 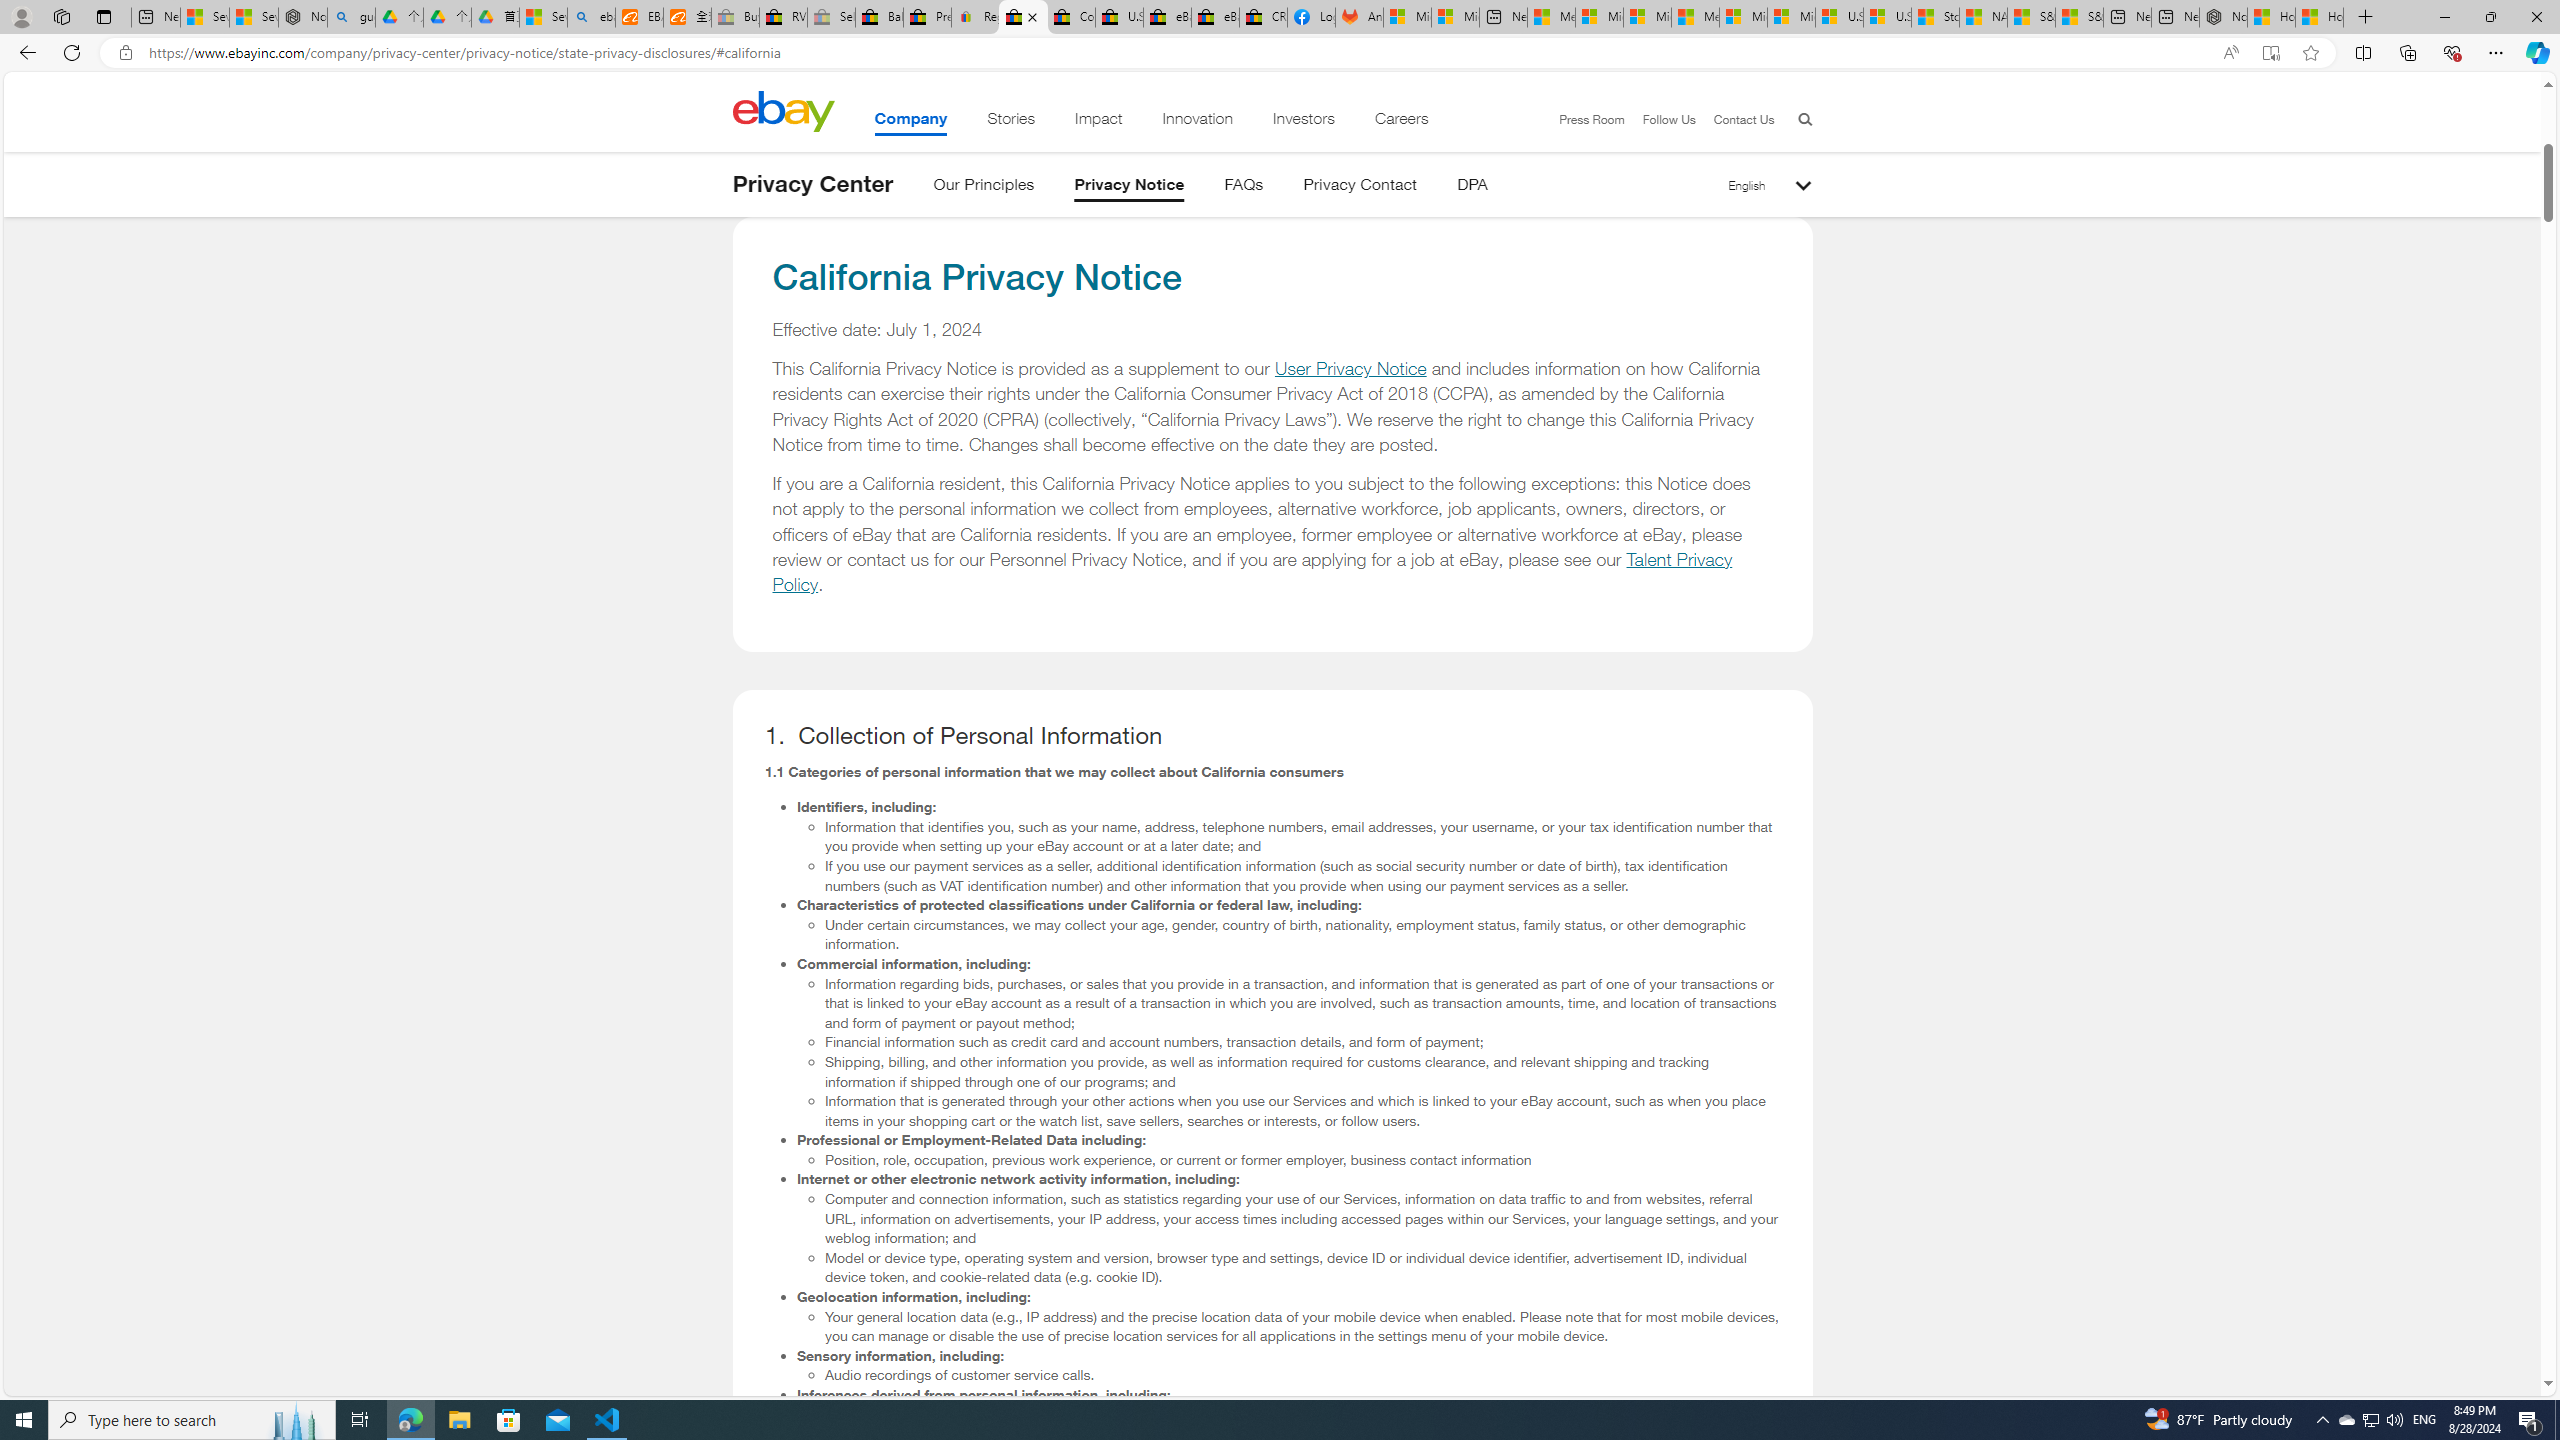 I want to click on 'Privacy Center', so click(x=811, y=183).